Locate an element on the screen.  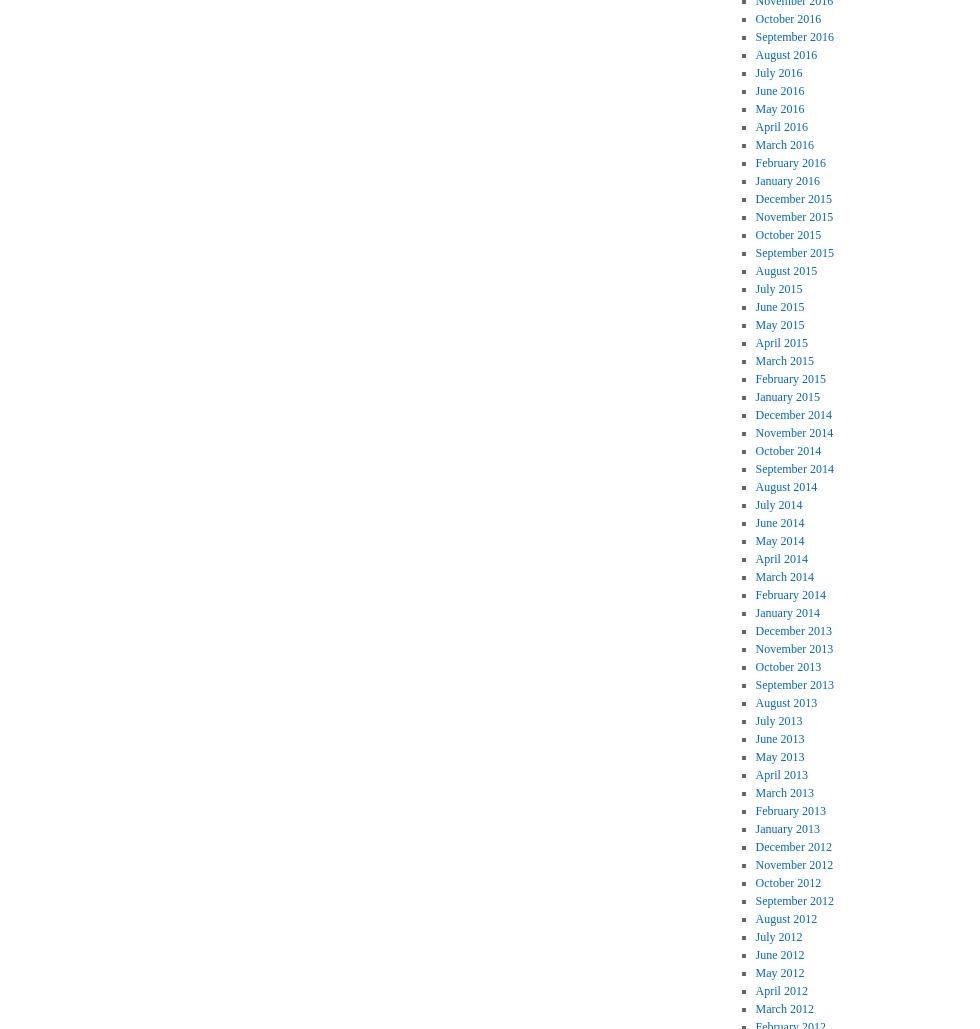
'July 2013' is located at coordinates (778, 720).